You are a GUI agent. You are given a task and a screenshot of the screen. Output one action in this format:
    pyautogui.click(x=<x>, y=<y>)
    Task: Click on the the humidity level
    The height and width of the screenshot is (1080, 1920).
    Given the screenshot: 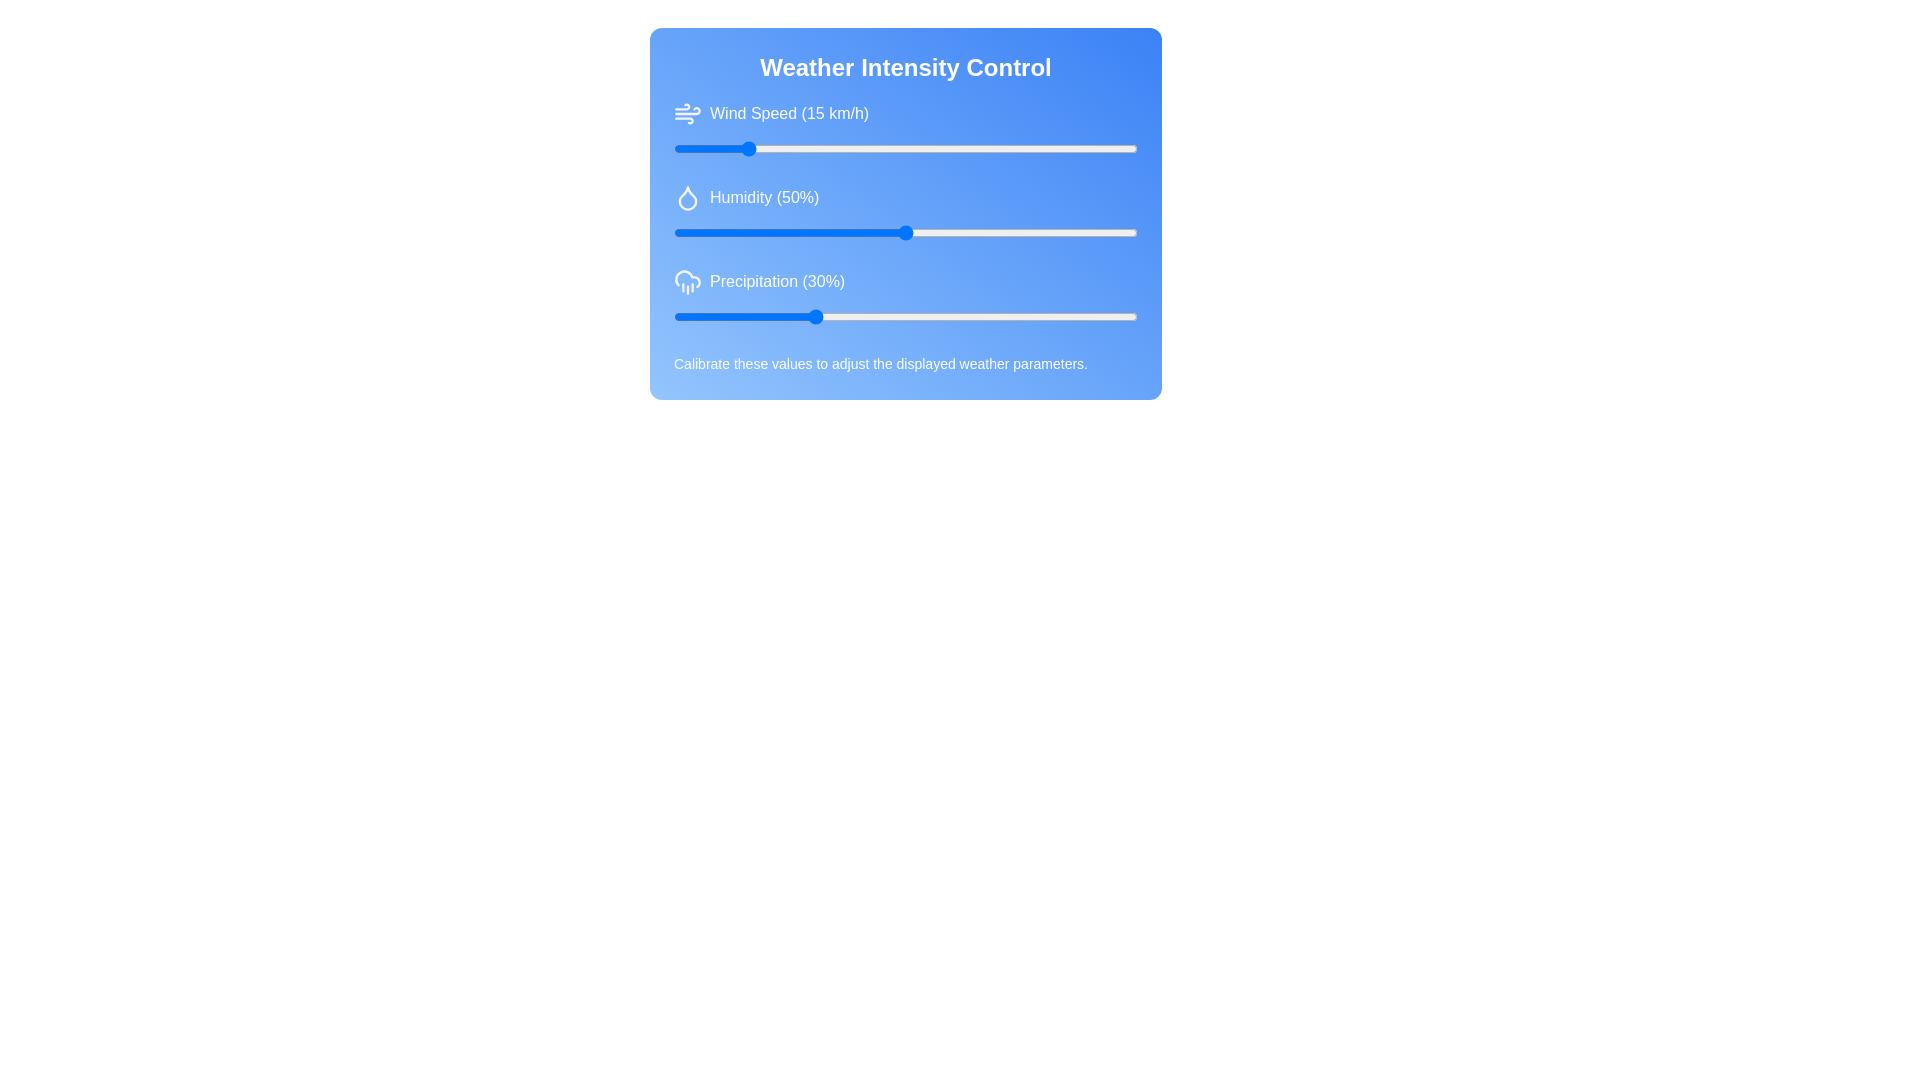 What is the action you would take?
    pyautogui.click(x=956, y=231)
    